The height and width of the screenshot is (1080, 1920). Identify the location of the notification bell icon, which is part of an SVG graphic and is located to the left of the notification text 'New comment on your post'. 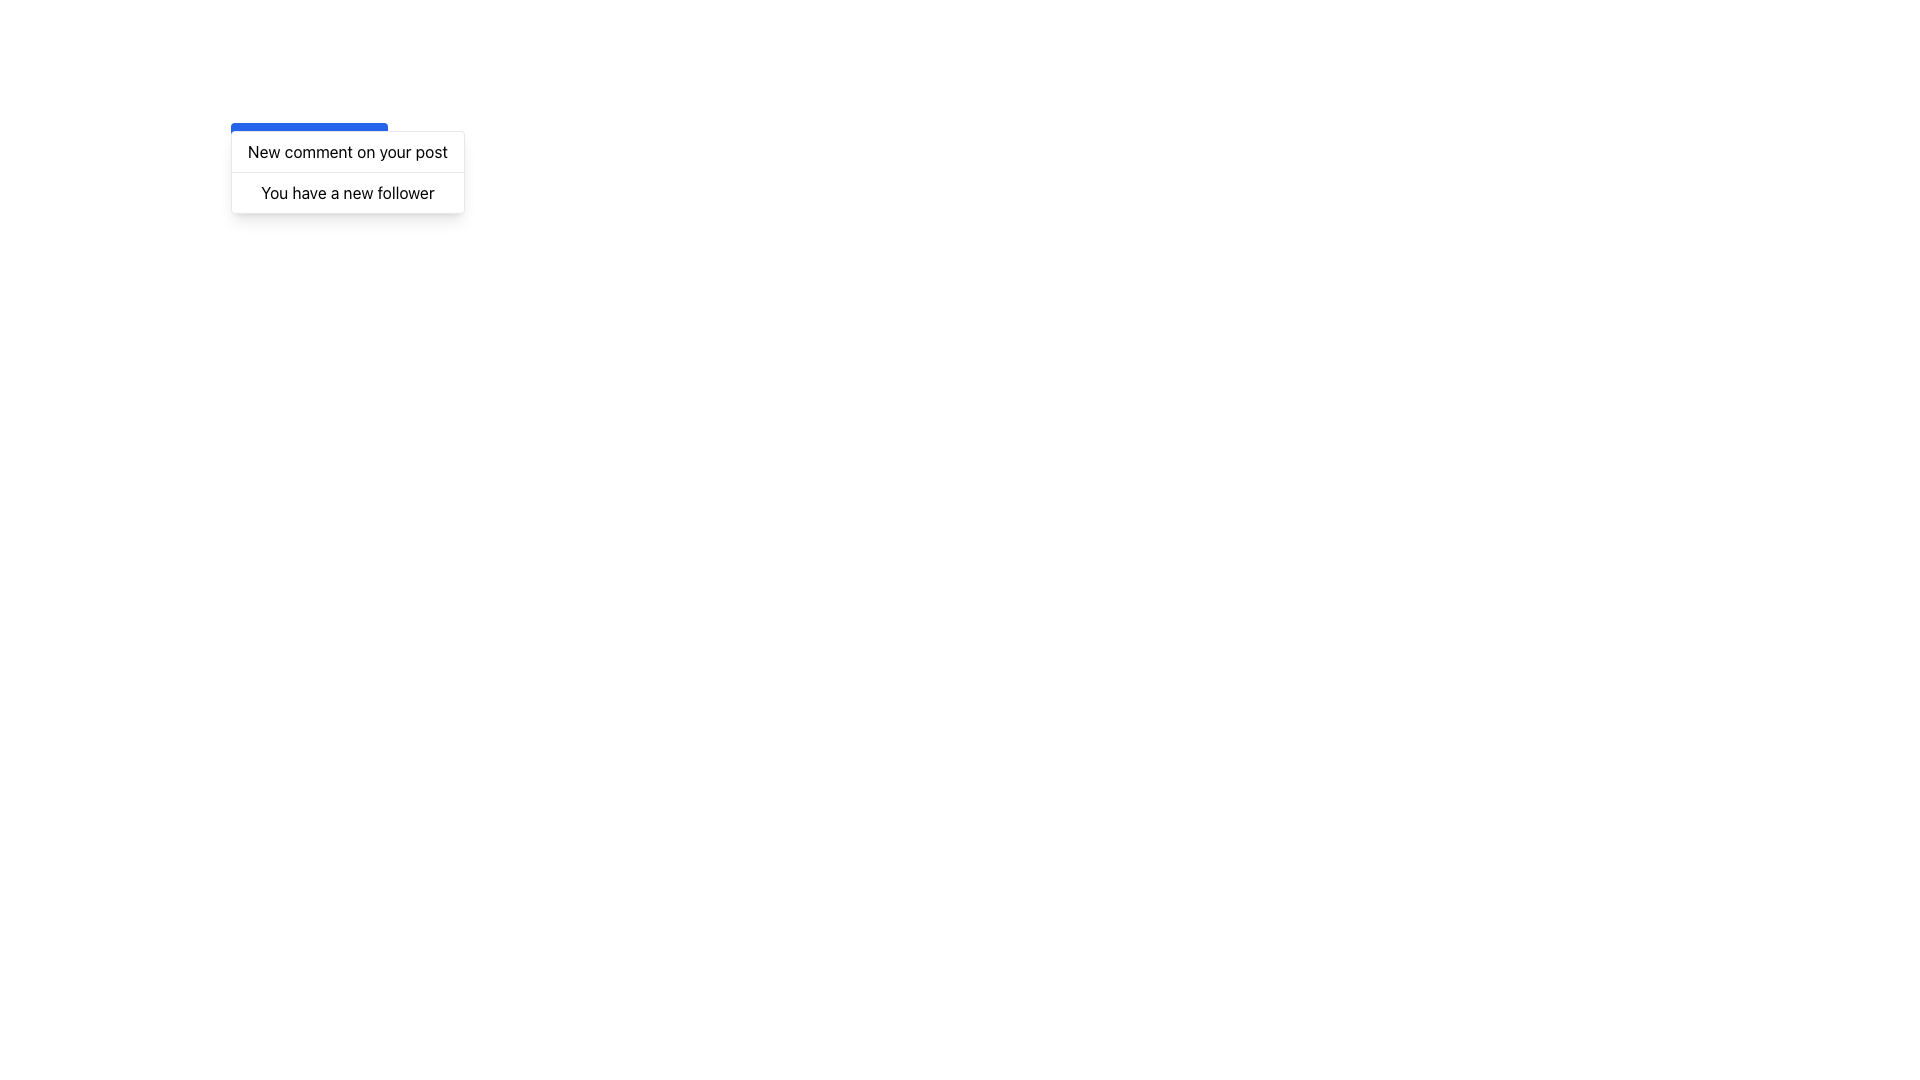
(252, 139).